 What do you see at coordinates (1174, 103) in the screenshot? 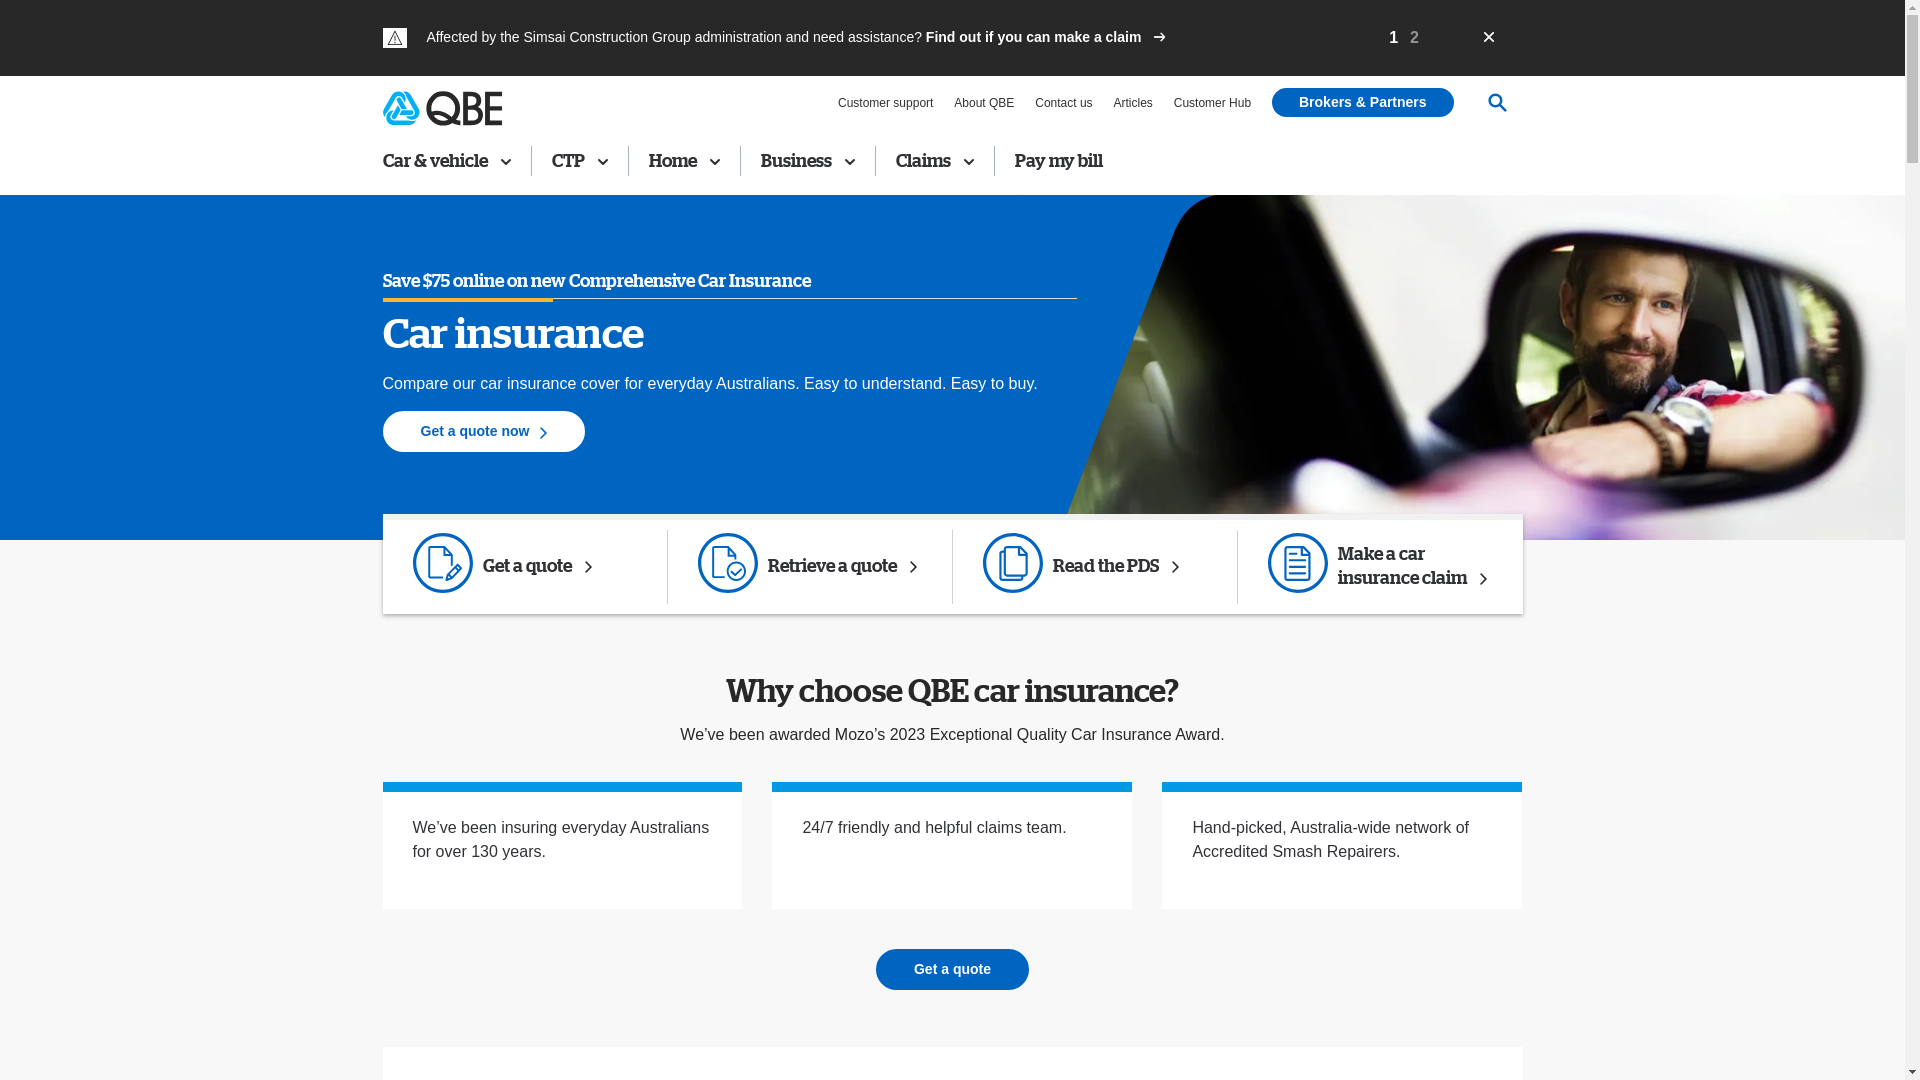
I see `'Customer Hub'` at bounding box center [1174, 103].